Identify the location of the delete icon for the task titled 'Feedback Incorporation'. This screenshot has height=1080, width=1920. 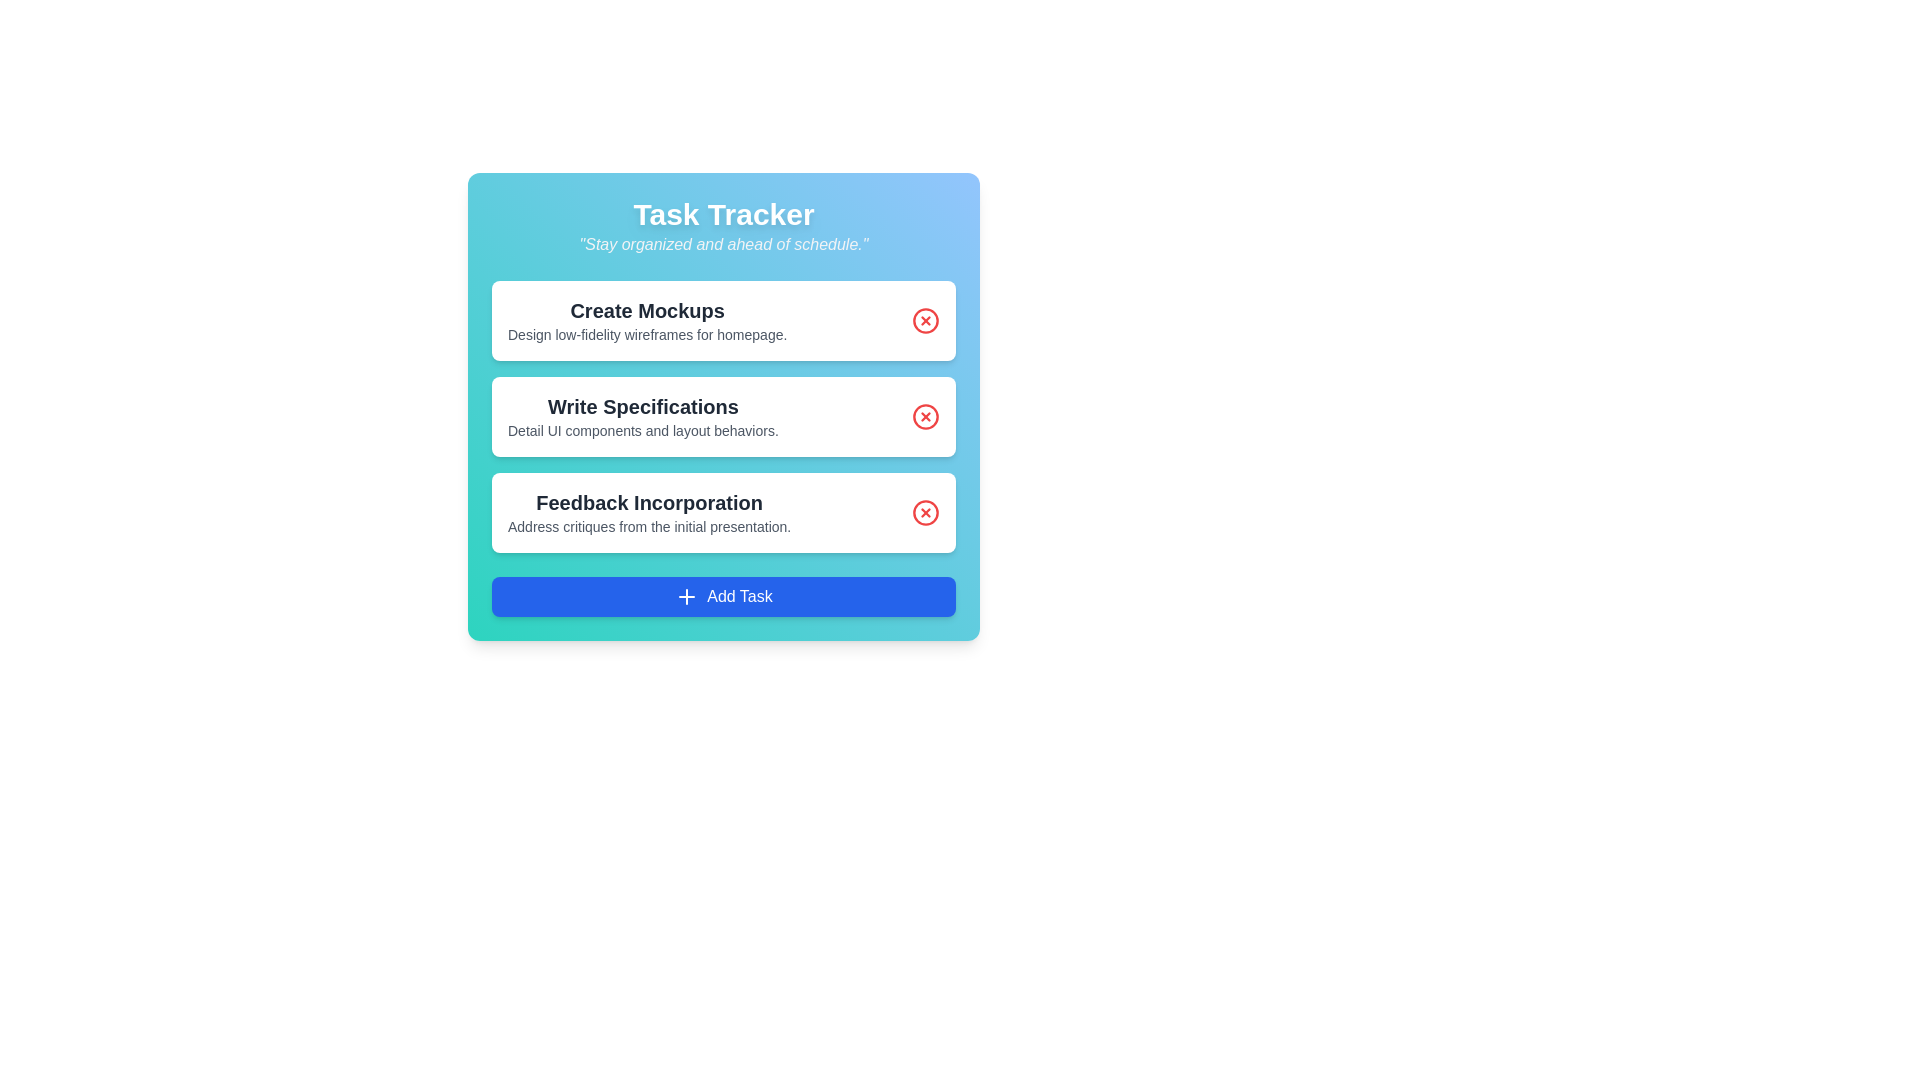
(925, 512).